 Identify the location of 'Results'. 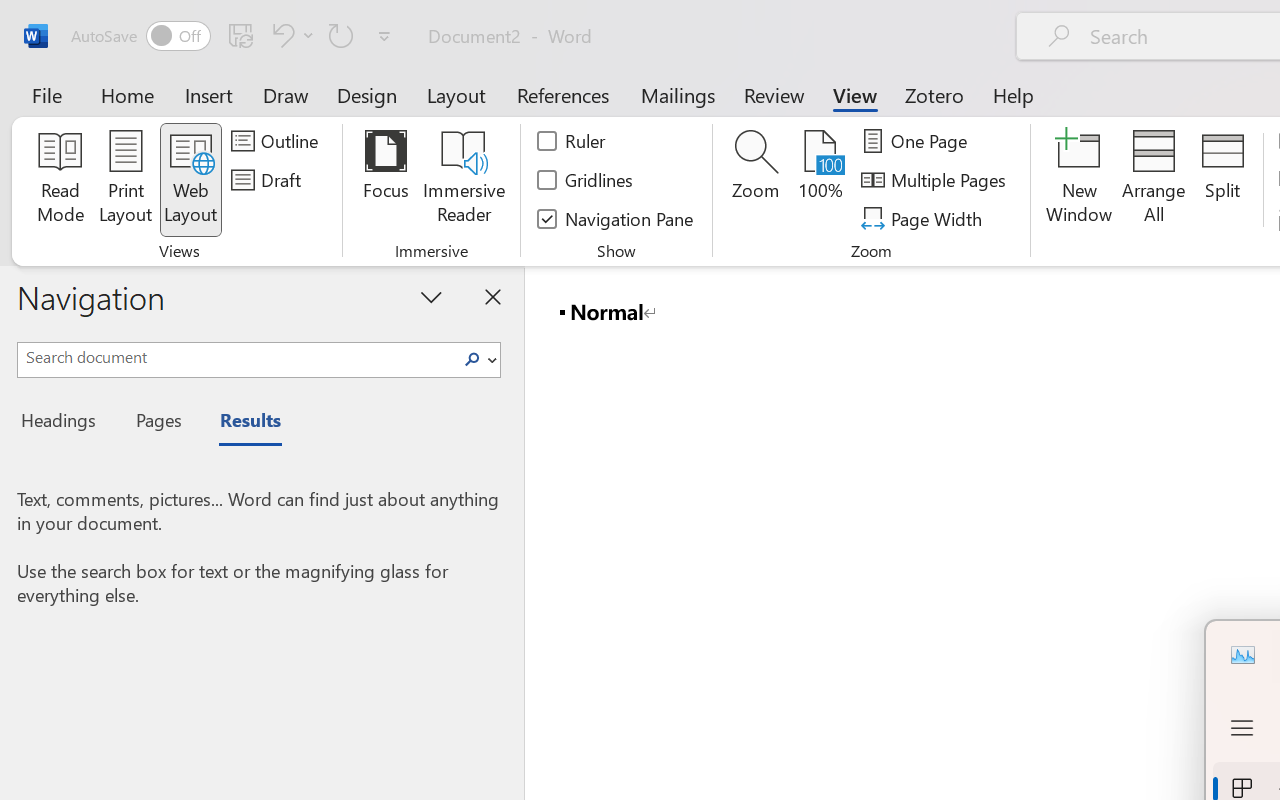
(240, 423).